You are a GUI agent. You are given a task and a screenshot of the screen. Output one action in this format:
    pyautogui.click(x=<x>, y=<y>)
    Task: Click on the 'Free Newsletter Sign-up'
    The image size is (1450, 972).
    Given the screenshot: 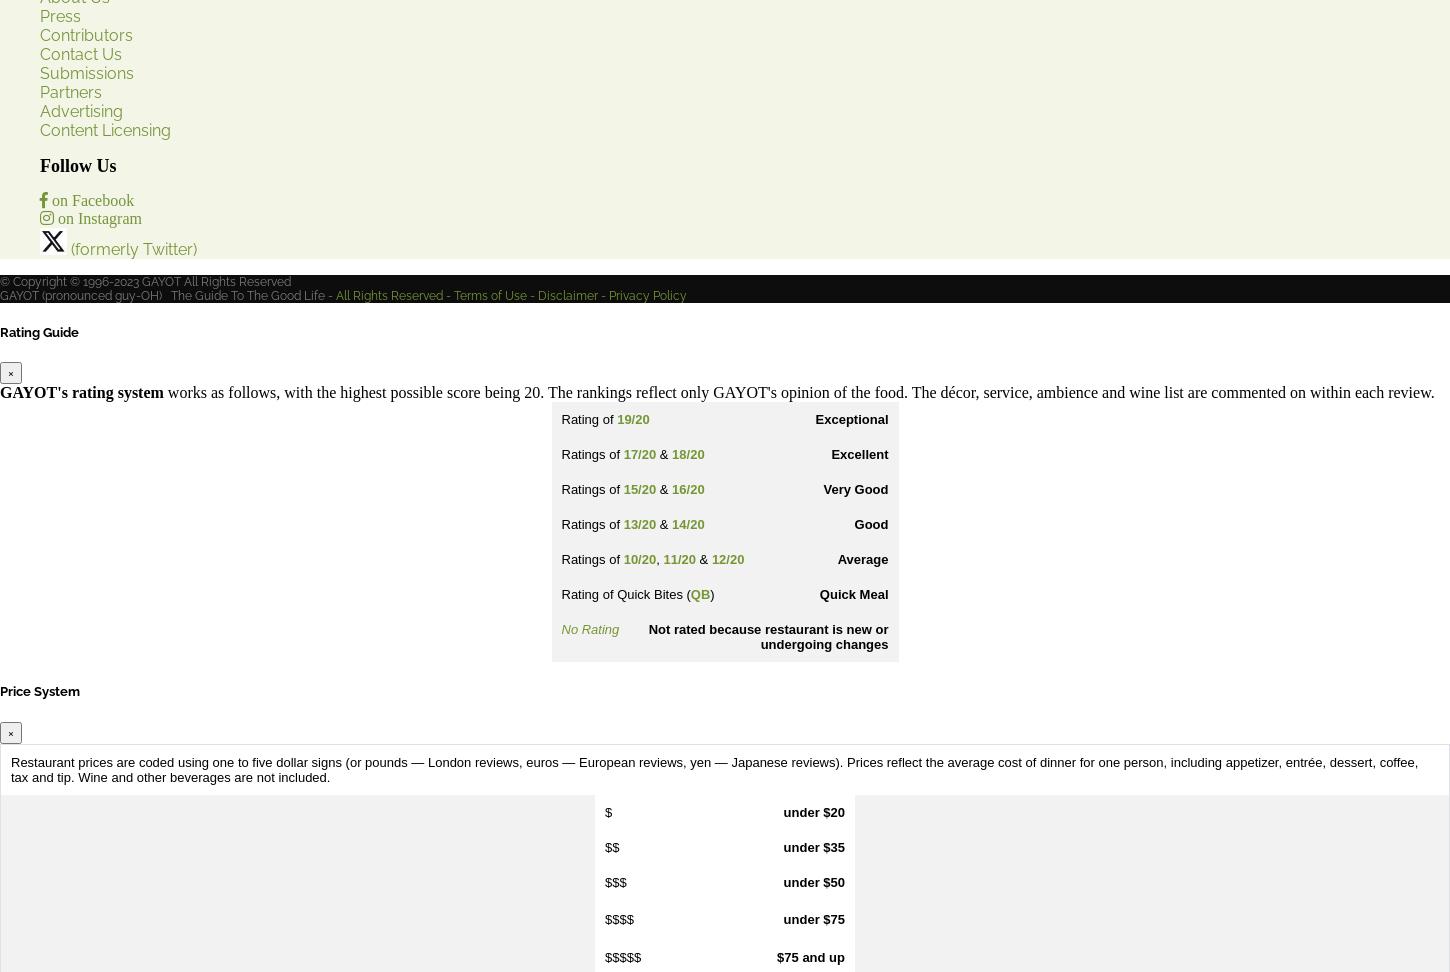 What is the action you would take?
    pyautogui.click(x=128, y=582)
    